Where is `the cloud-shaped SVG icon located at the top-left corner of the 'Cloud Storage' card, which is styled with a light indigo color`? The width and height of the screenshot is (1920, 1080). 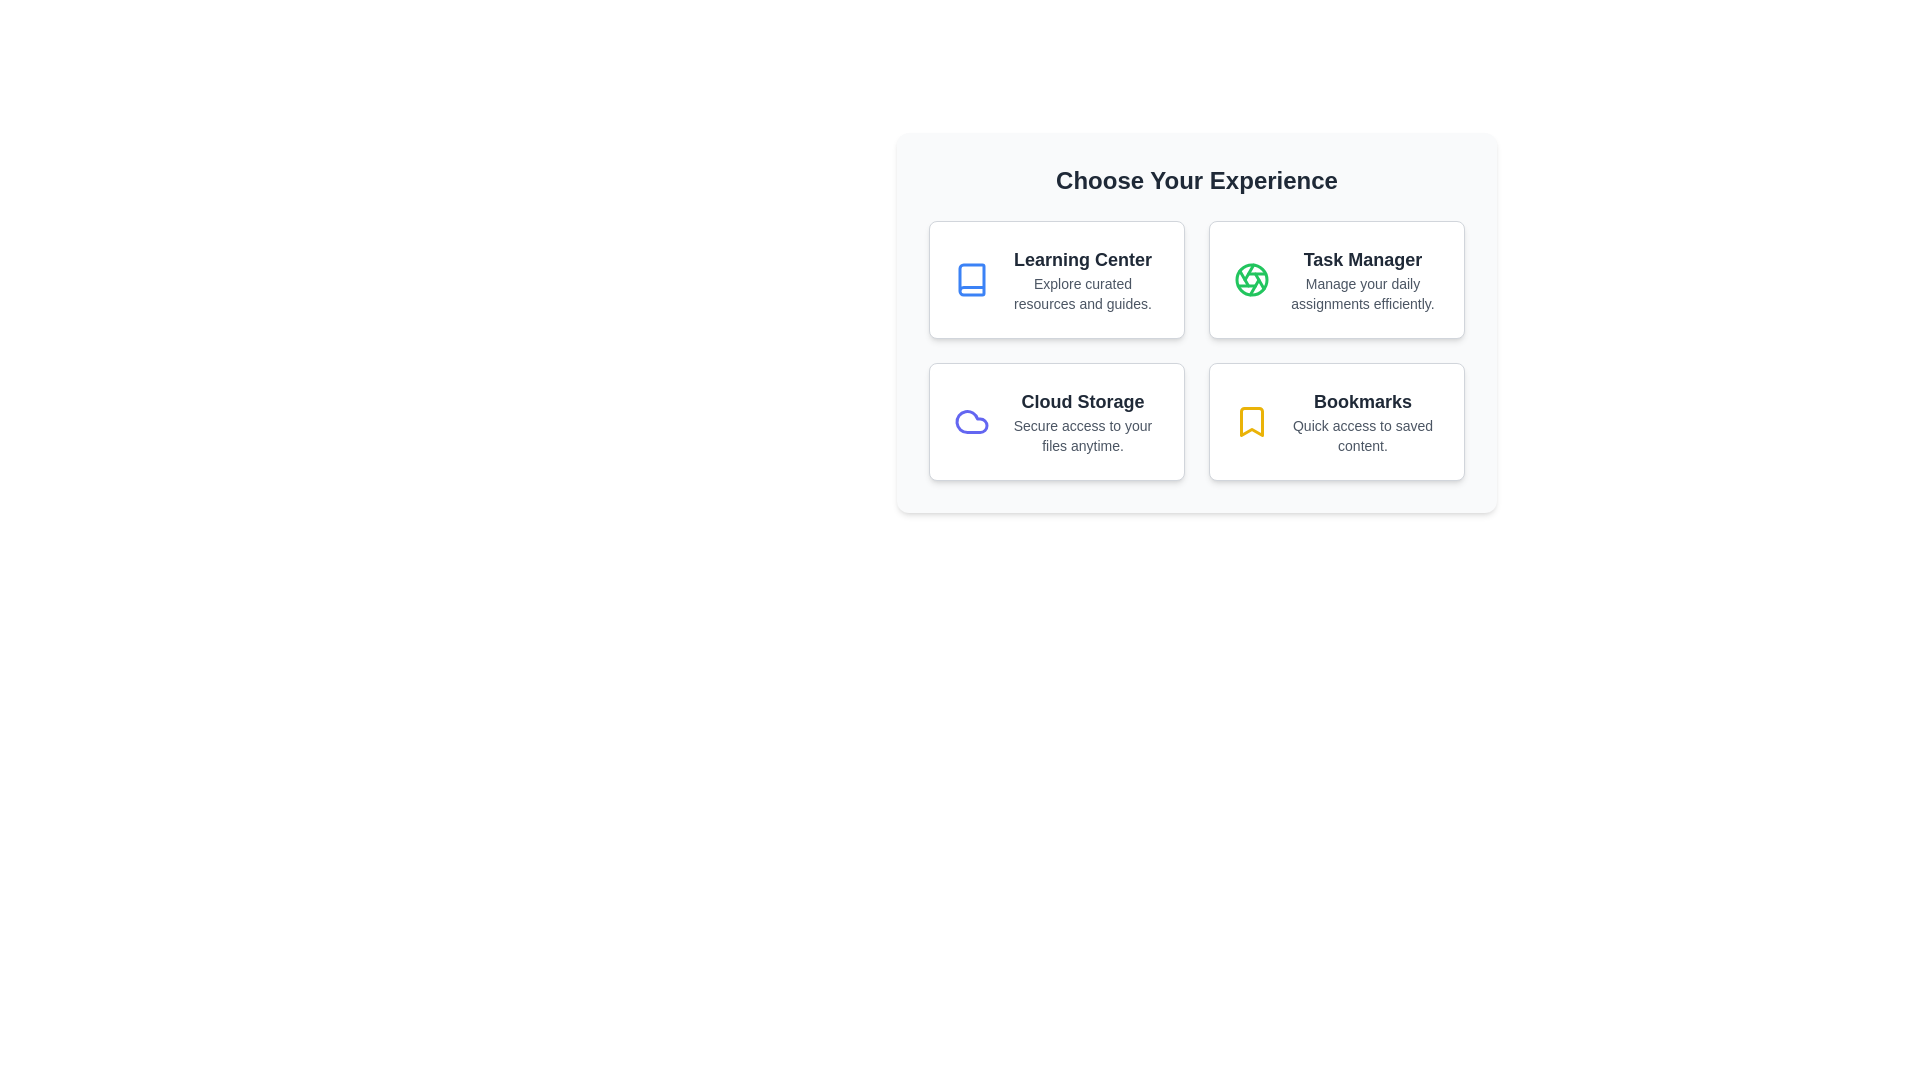
the cloud-shaped SVG icon located at the top-left corner of the 'Cloud Storage' card, which is styled with a light indigo color is located at coordinates (971, 420).